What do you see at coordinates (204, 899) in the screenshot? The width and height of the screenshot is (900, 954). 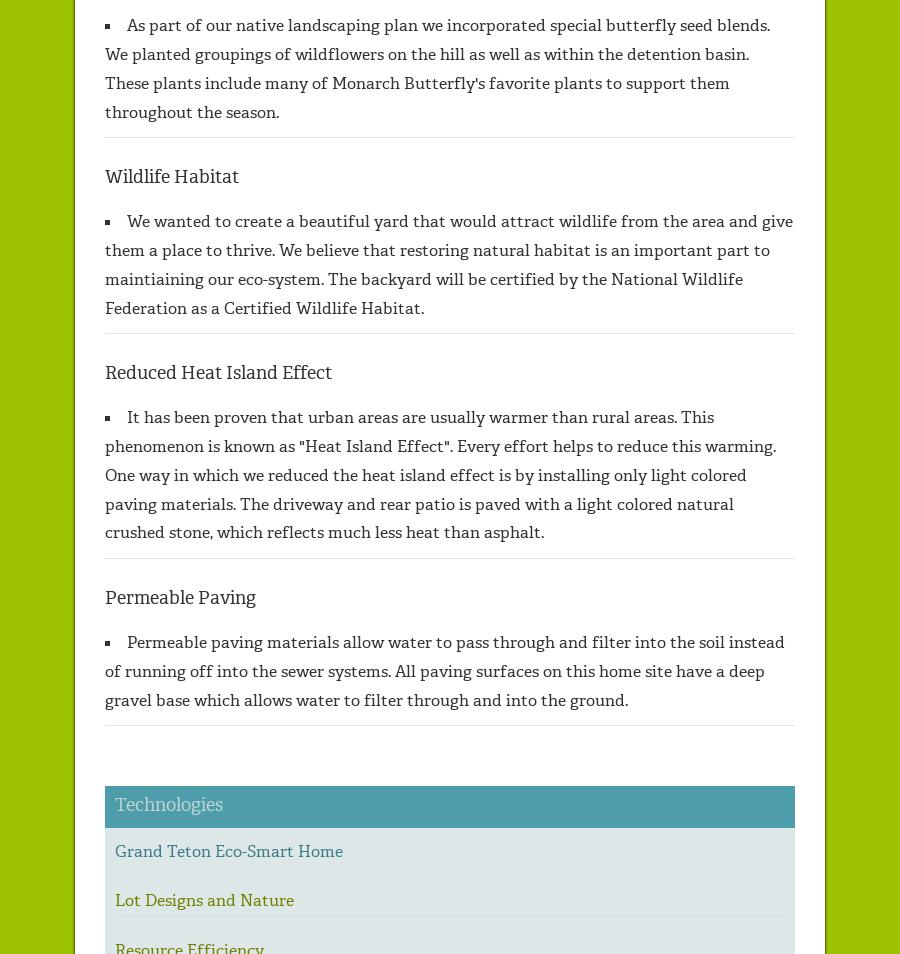 I see `'Lot Designs and Nature'` at bounding box center [204, 899].